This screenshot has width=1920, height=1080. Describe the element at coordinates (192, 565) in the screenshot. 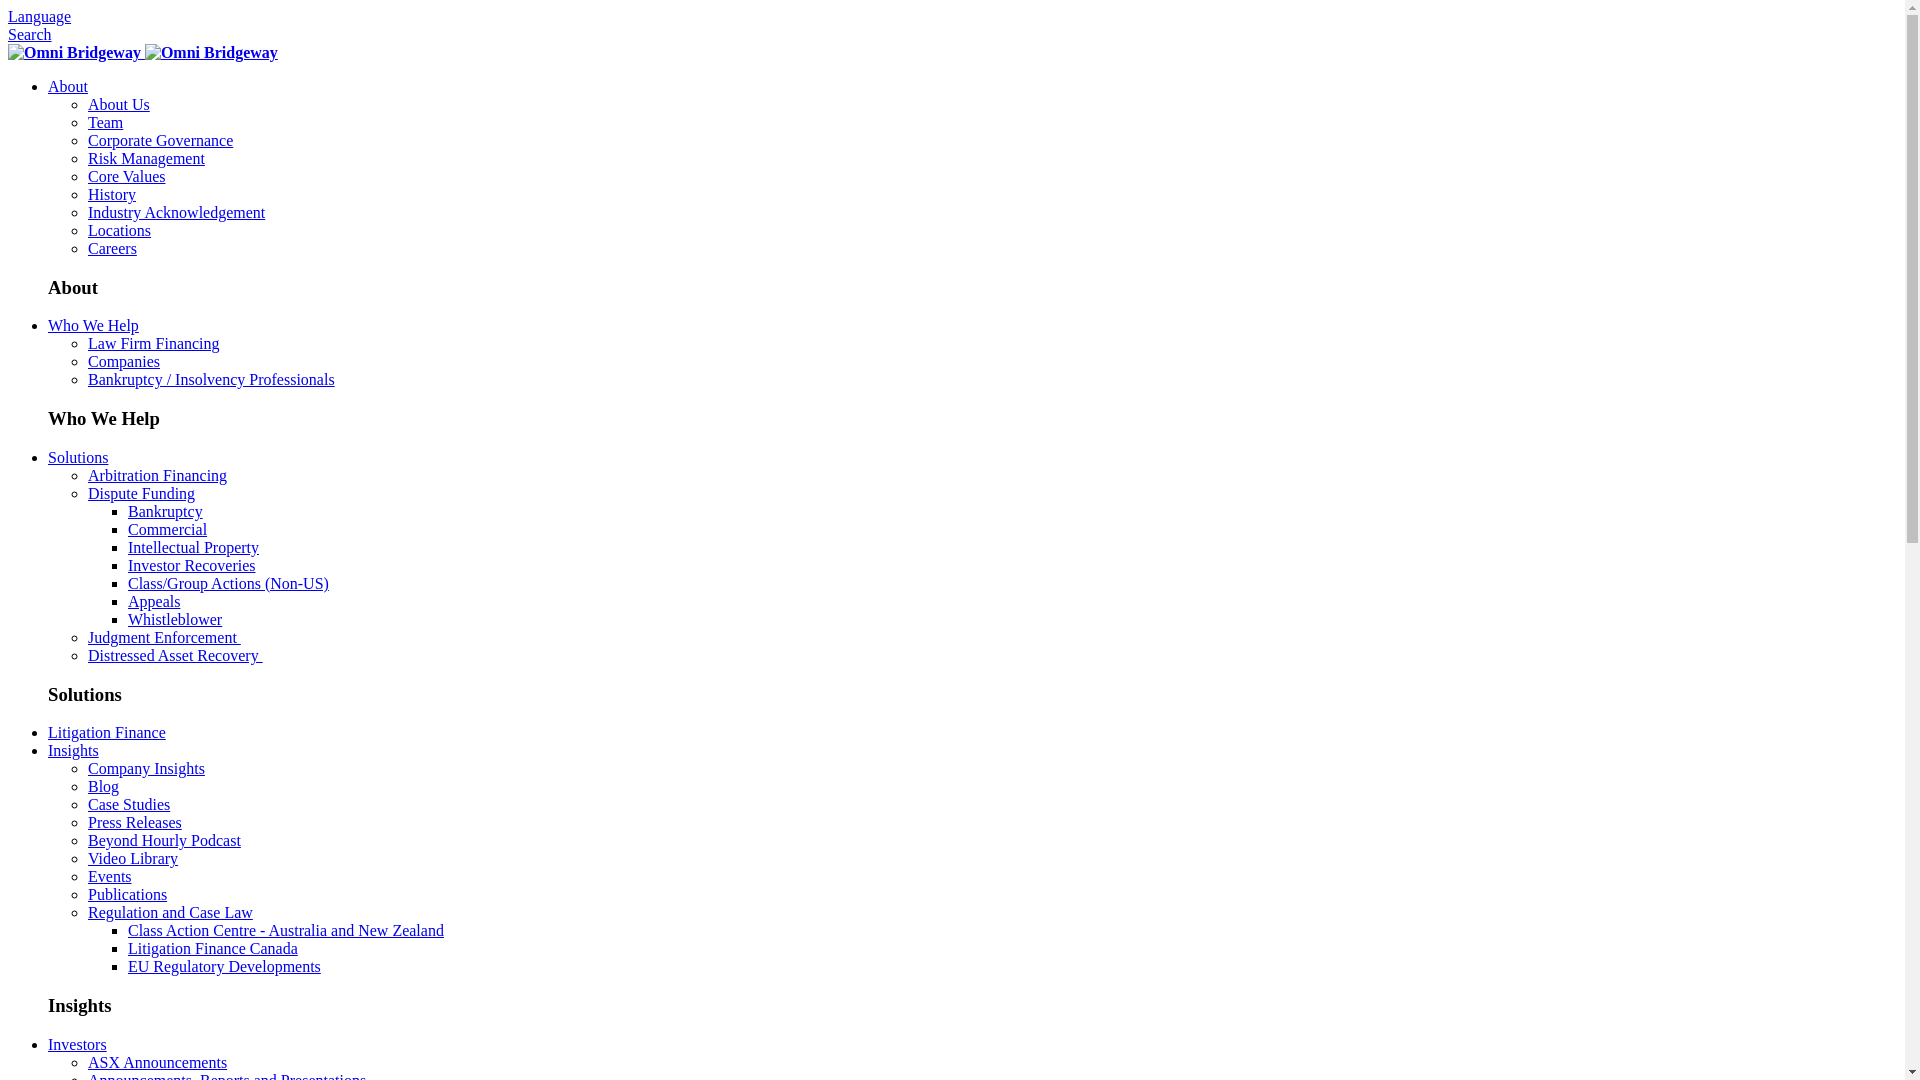

I see `'Investor Recoveries'` at that location.